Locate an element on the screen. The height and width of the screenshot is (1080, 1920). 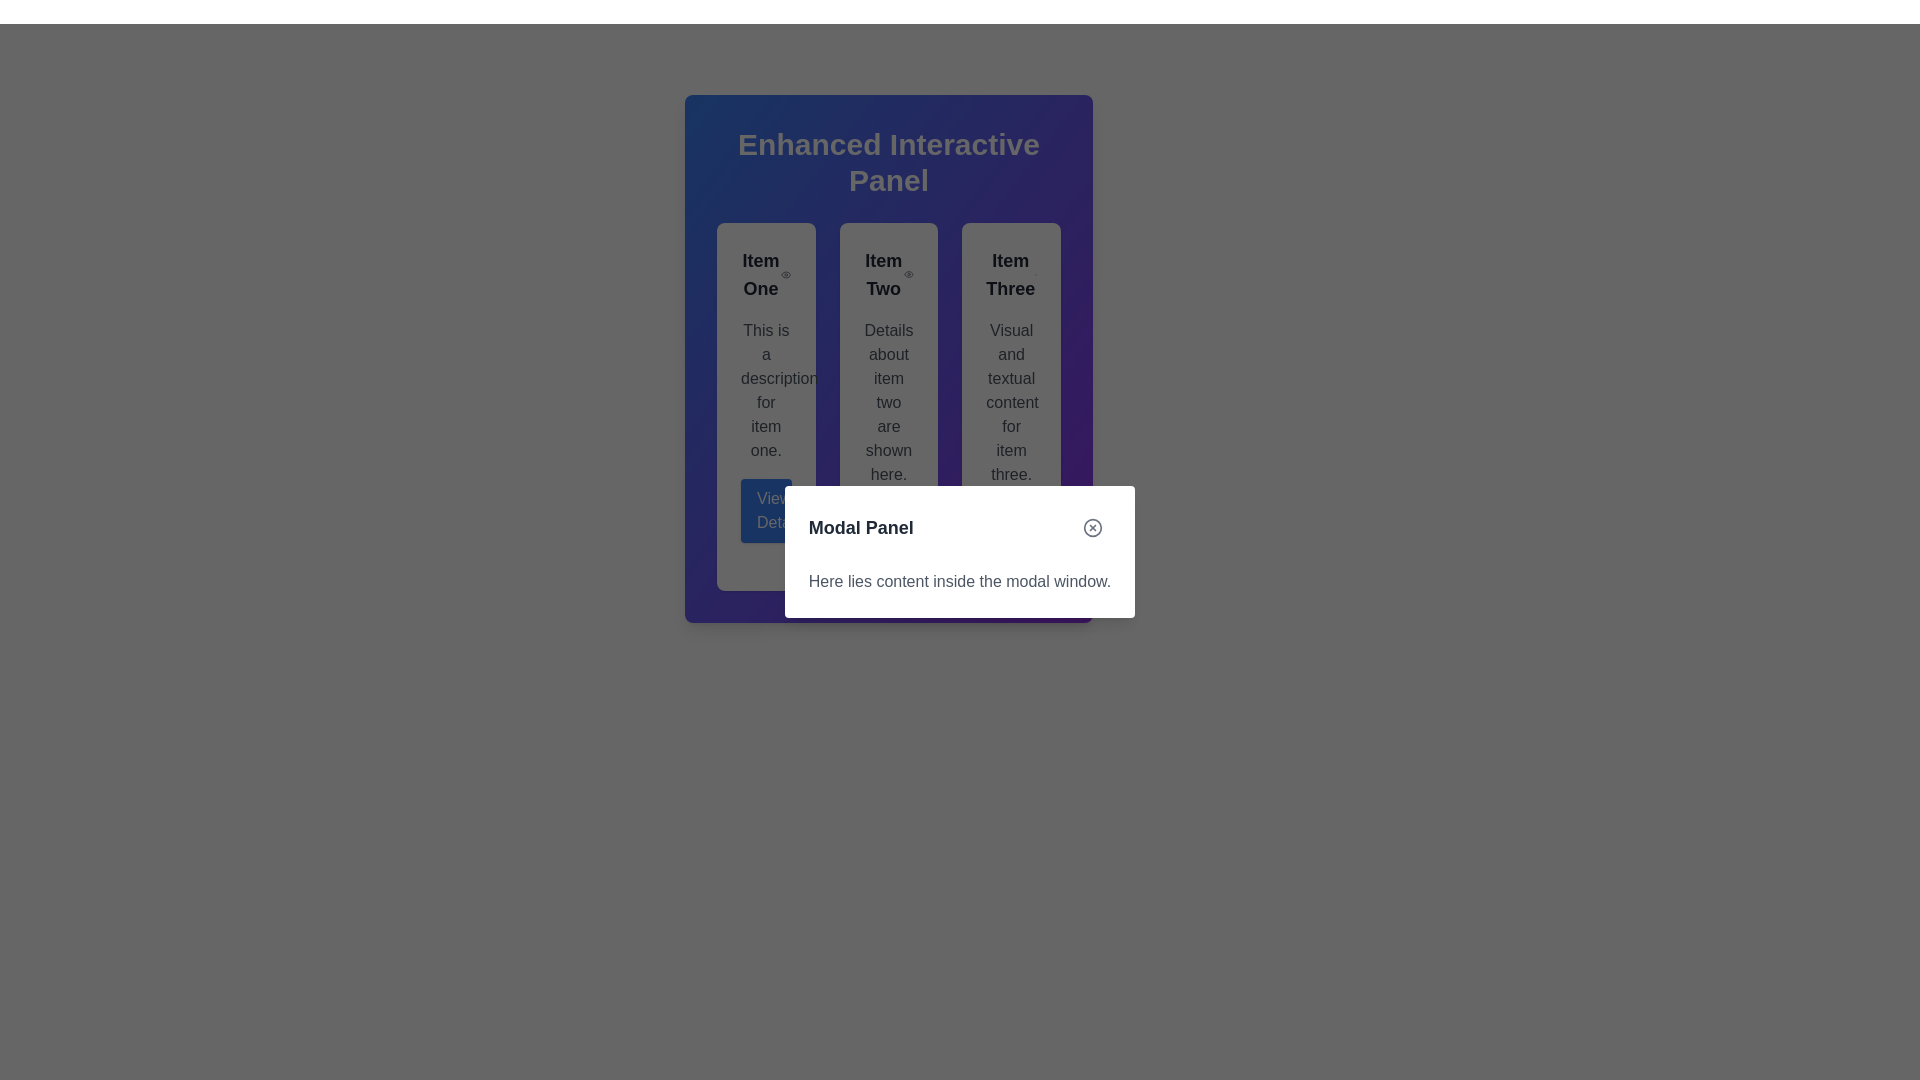
the close button at the top-right corner of the modal window is located at coordinates (1092, 527).